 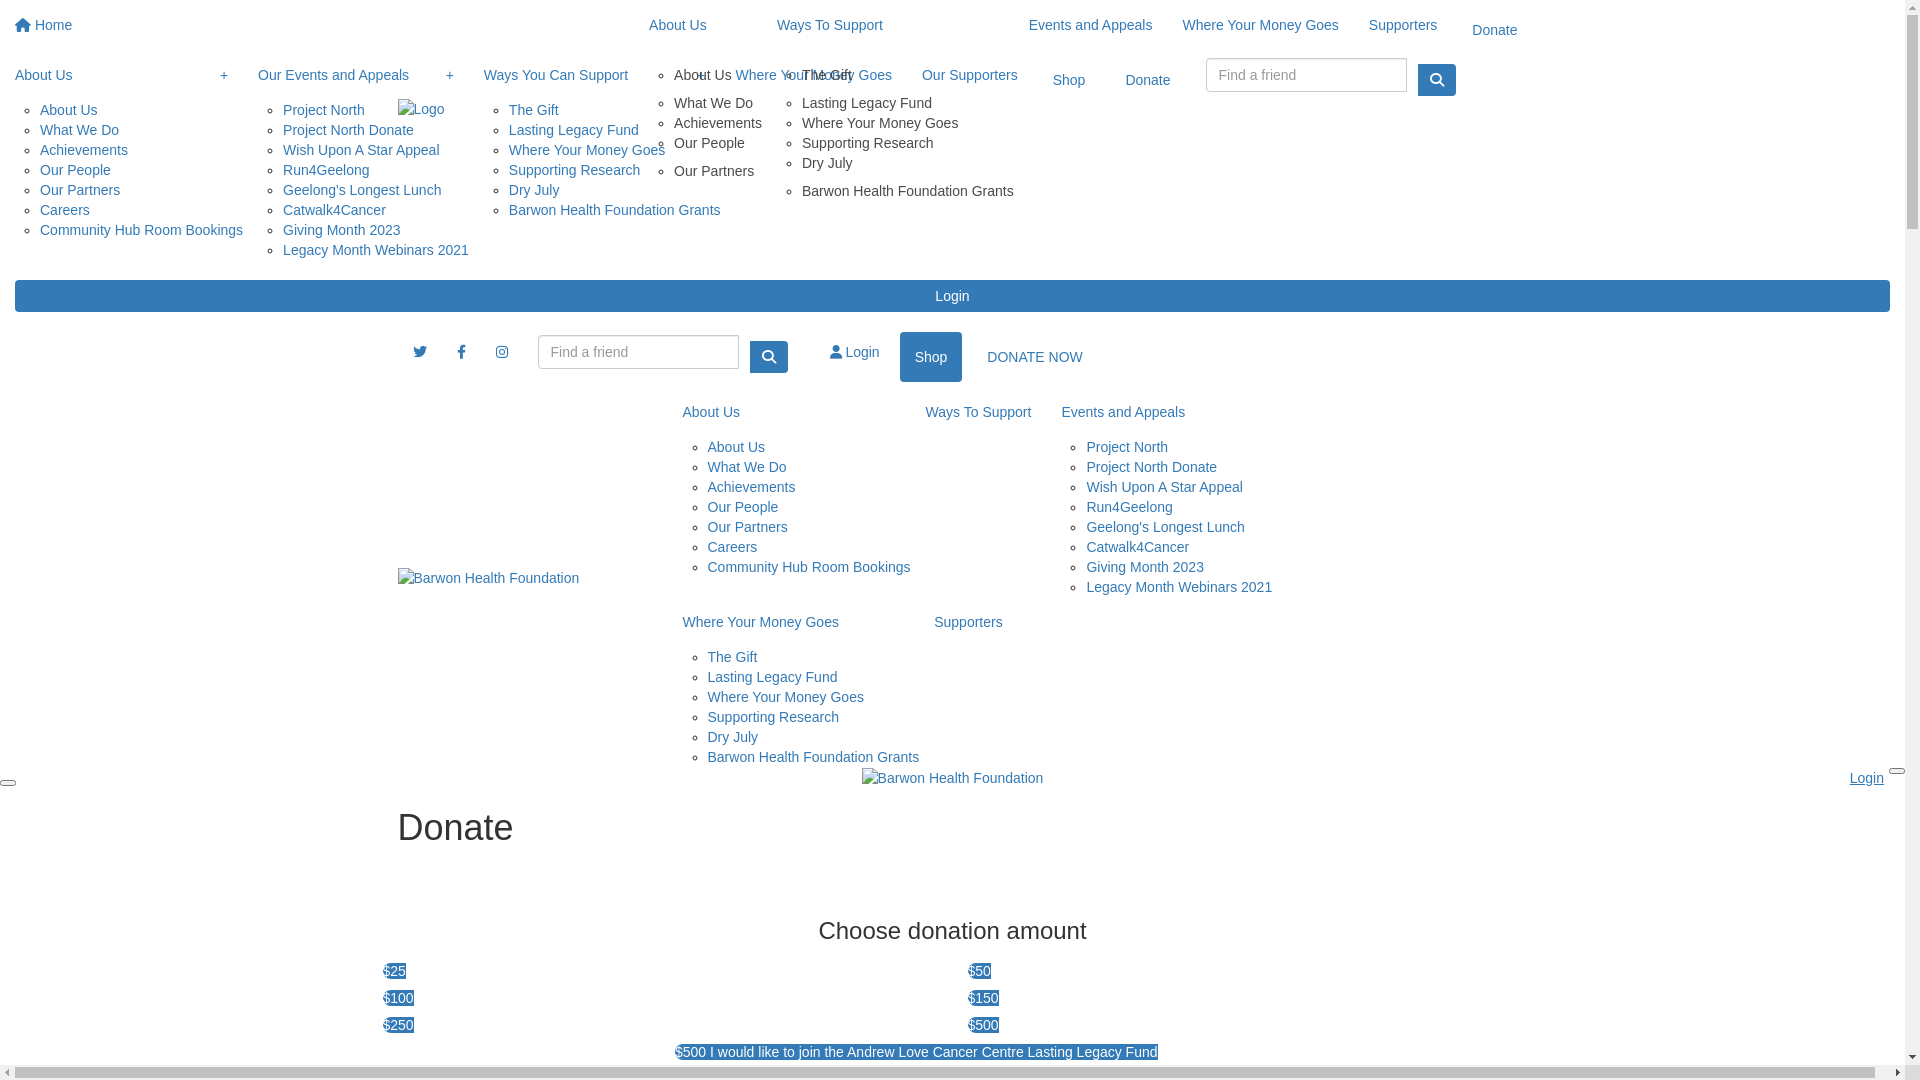 I want to click on 'Giving Month 2023', so click(x=341, y=229).